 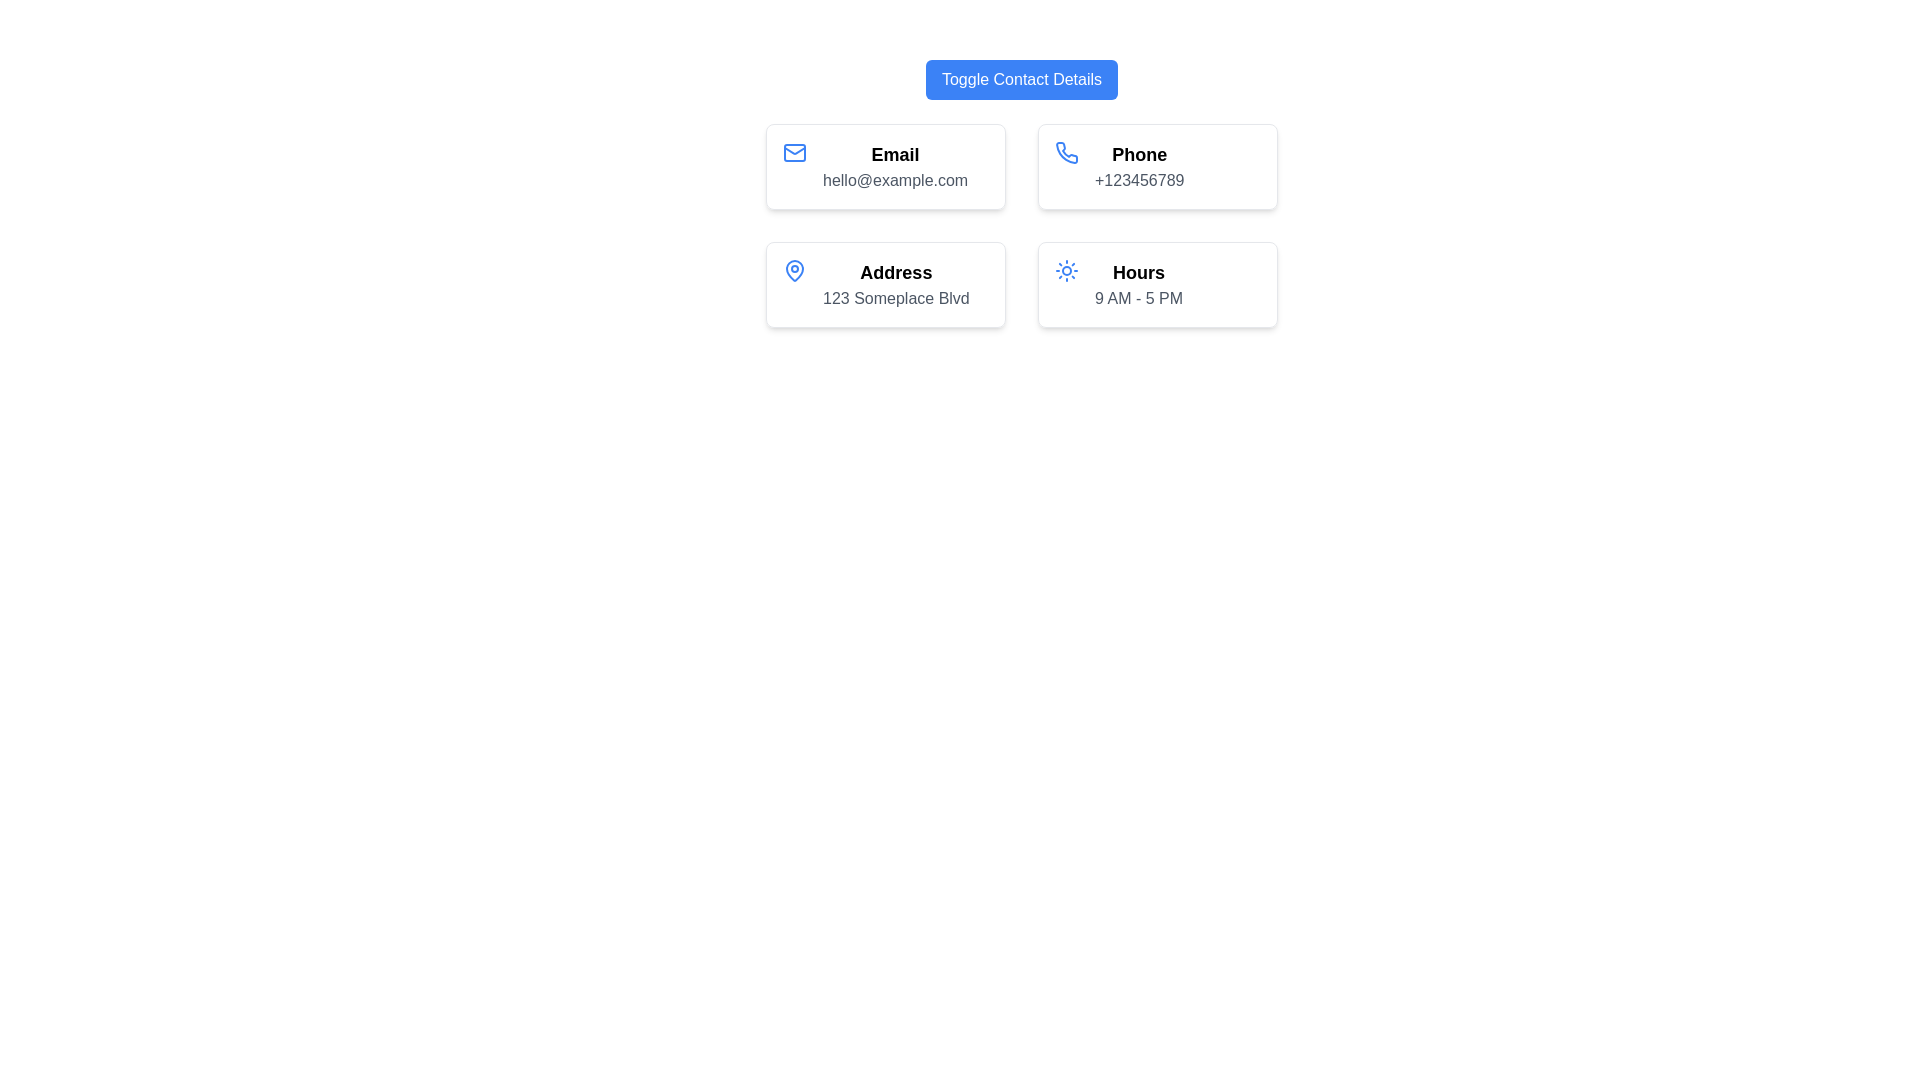 What do you see at coordinates (794, 152) in the screenshot?
I see `the email icon located in the top-left card of a four-card grid layout` at bounding box center [794, 152].